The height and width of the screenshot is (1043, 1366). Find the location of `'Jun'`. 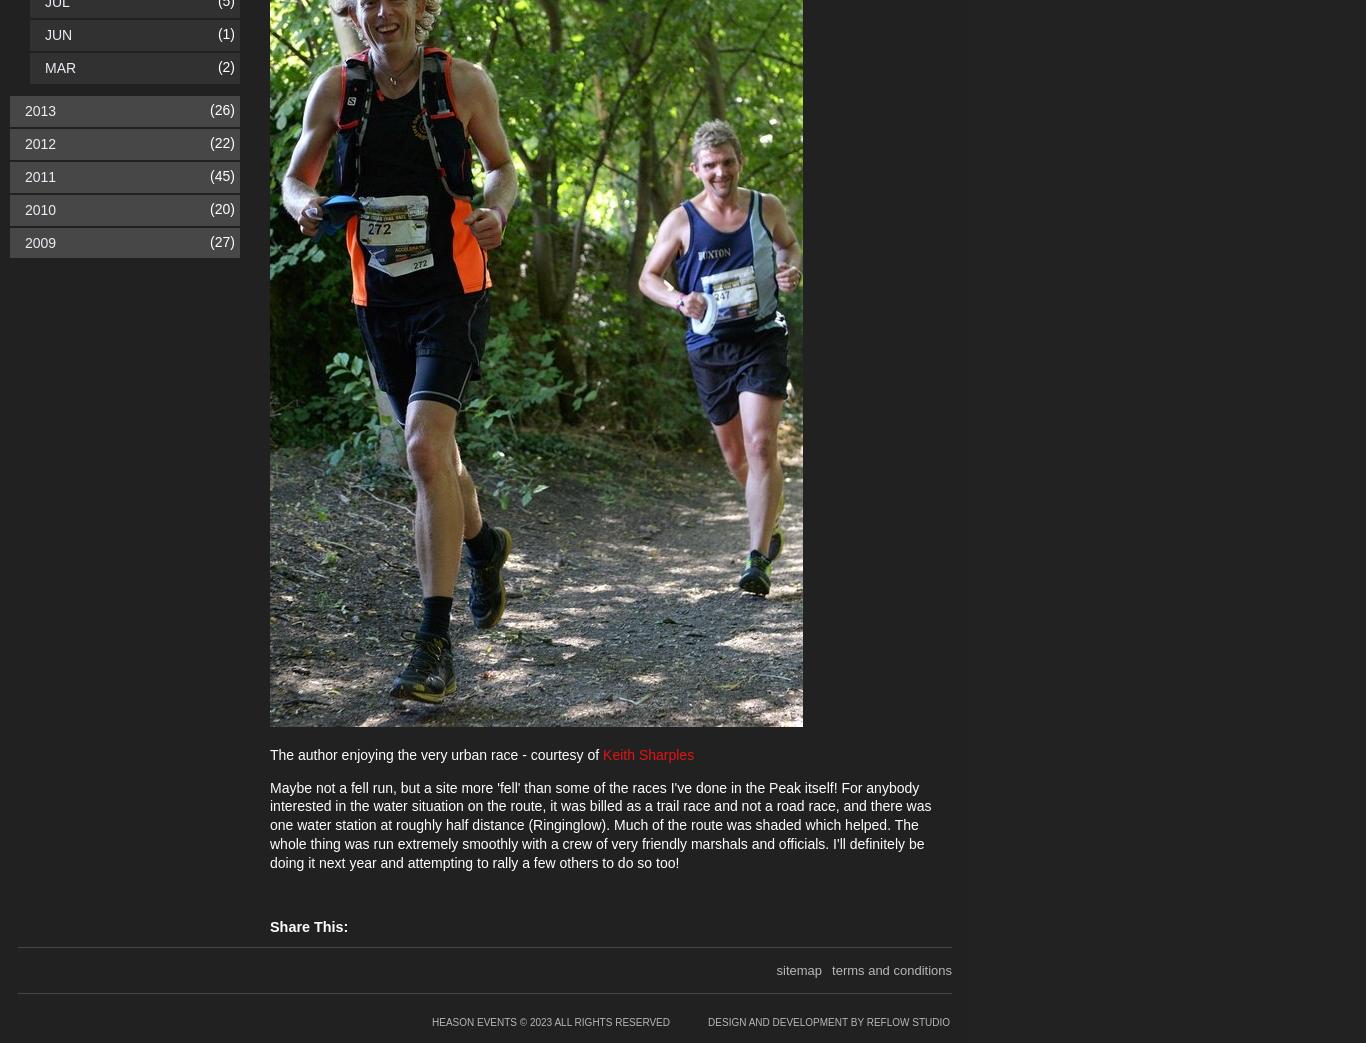

'Jun' is located at coordinates (58, 34).